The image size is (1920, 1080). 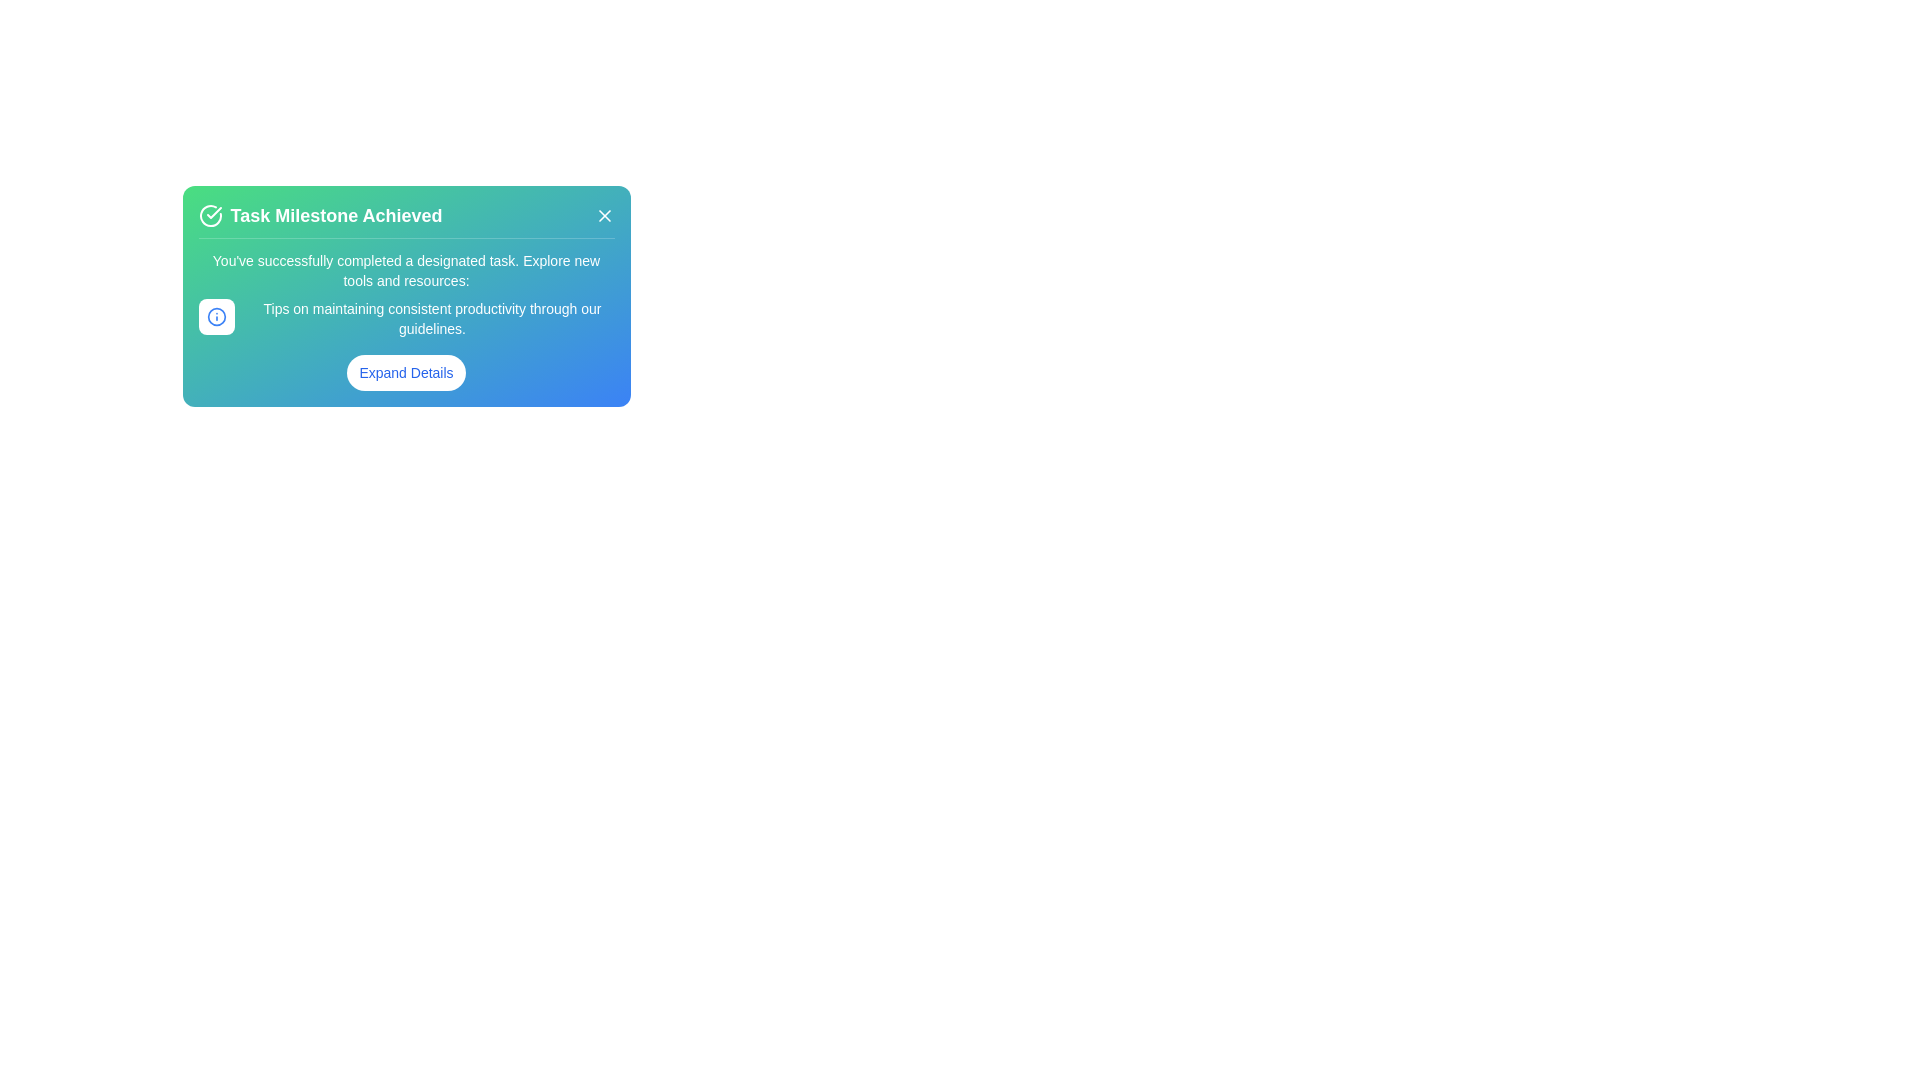 What do you see at coordinates (216, 315) in the screenshot?
I see `the information icon to trigger a tooltip or similar effect` at bounding box center [216, 315].